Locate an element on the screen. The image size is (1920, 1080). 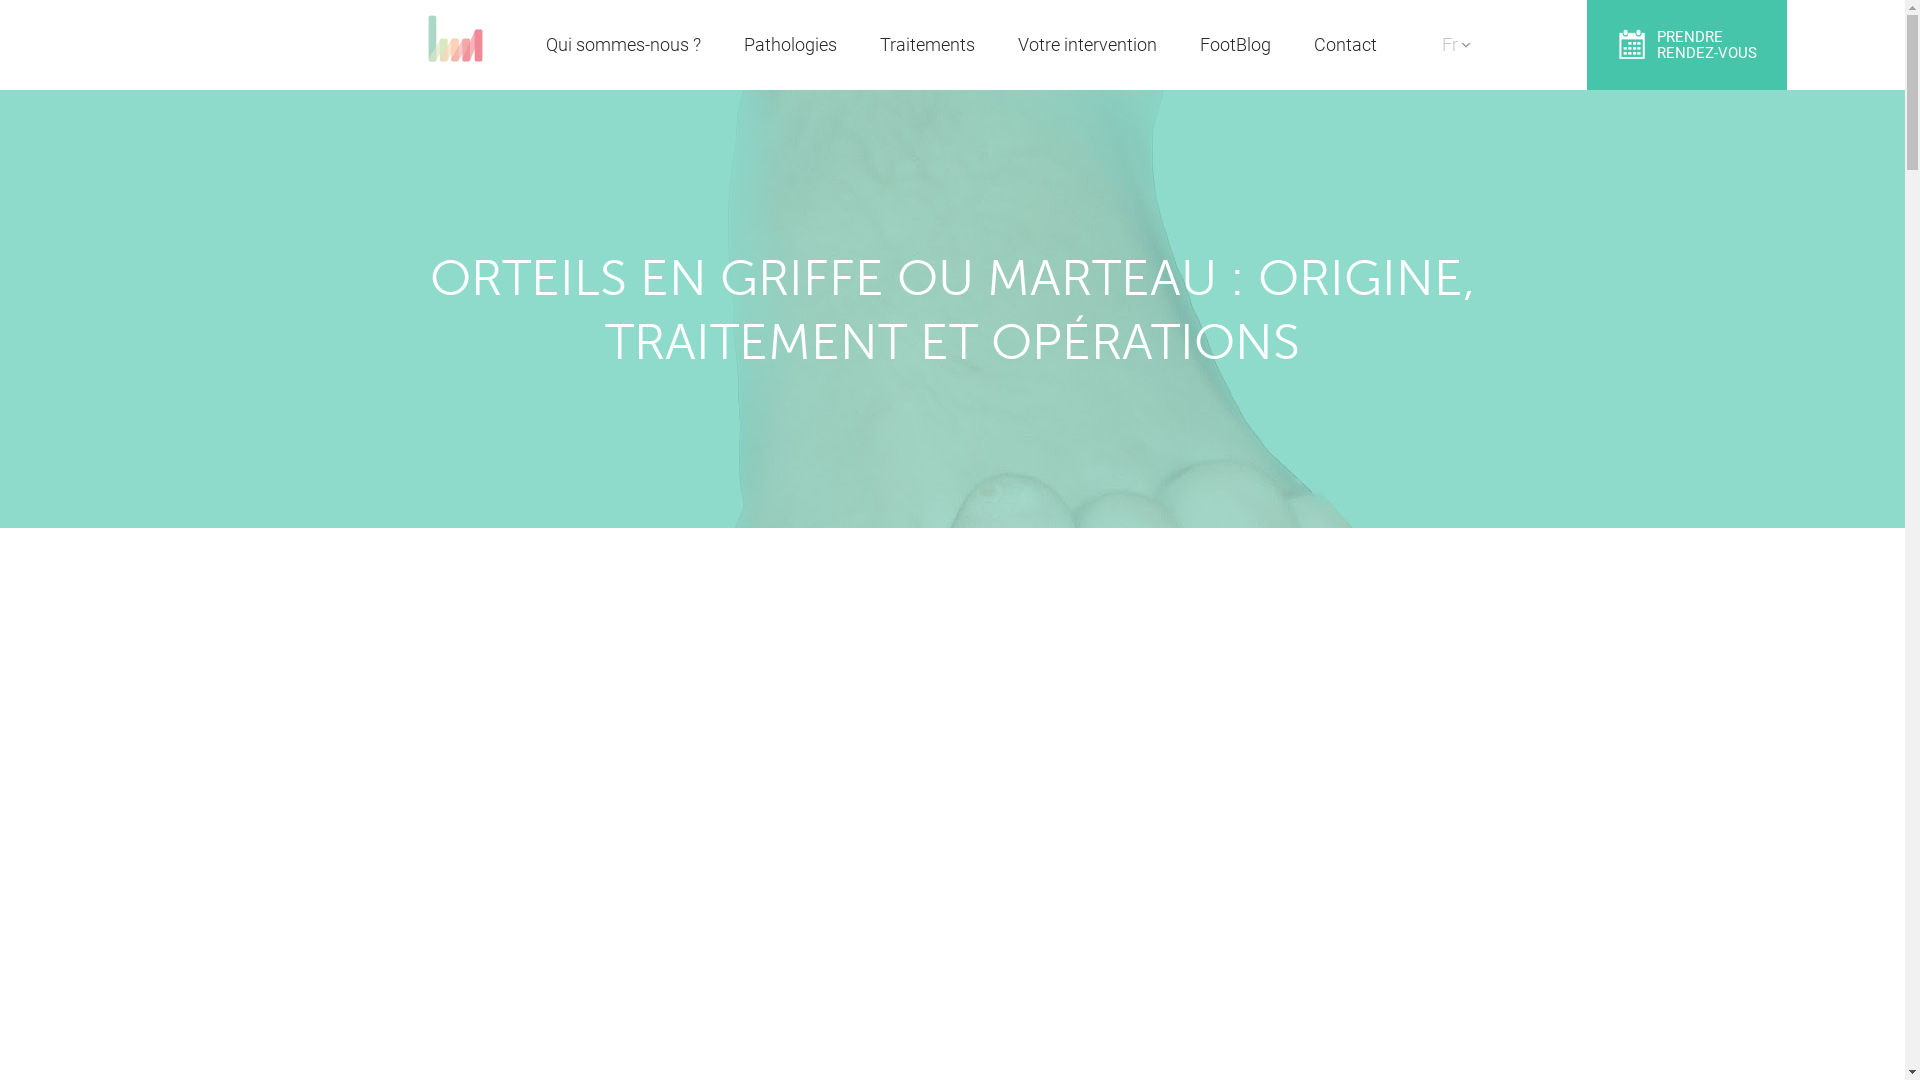
'Traitements' is located at coordinates (926, 45).